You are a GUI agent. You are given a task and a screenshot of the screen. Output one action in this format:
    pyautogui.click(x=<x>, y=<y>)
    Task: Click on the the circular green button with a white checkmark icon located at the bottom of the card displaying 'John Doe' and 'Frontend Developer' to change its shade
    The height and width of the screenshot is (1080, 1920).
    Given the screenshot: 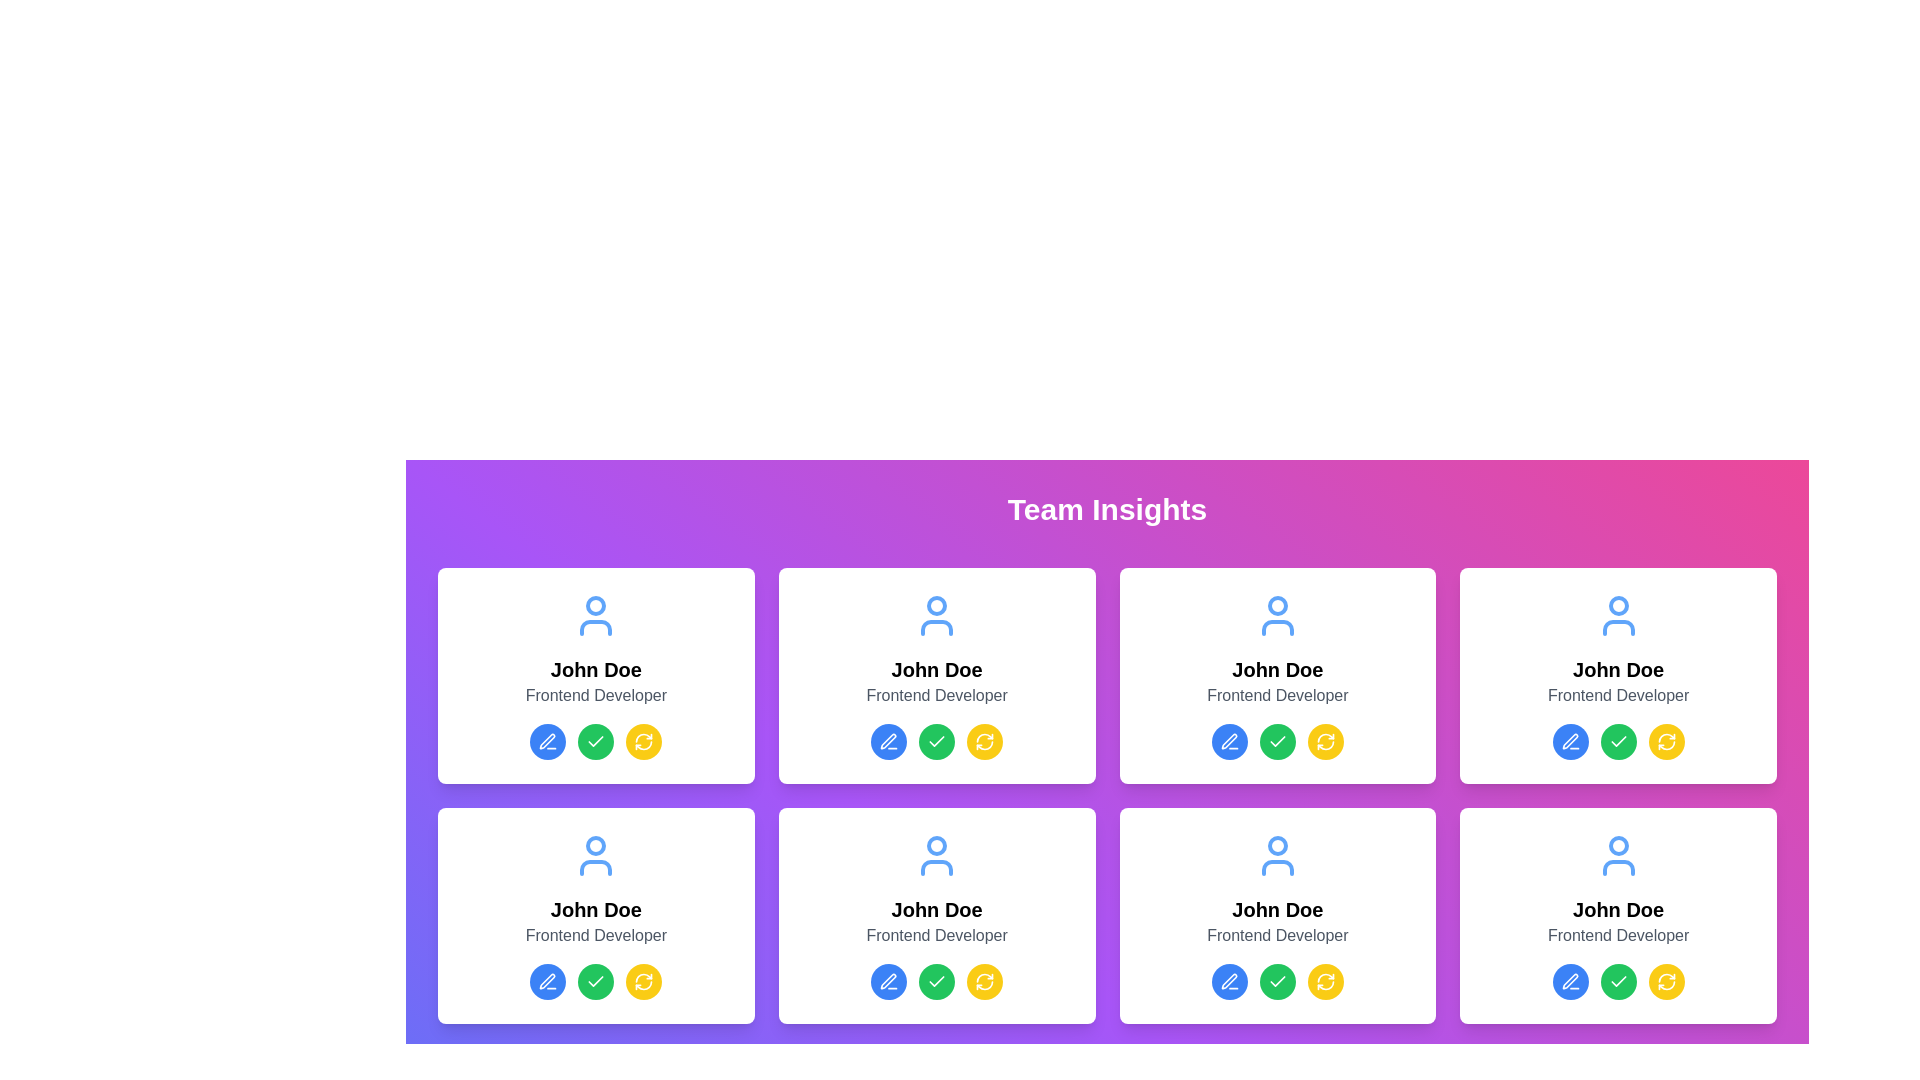 What is the action you would take?
    pyautogui.click(x=1276, y=981)
    